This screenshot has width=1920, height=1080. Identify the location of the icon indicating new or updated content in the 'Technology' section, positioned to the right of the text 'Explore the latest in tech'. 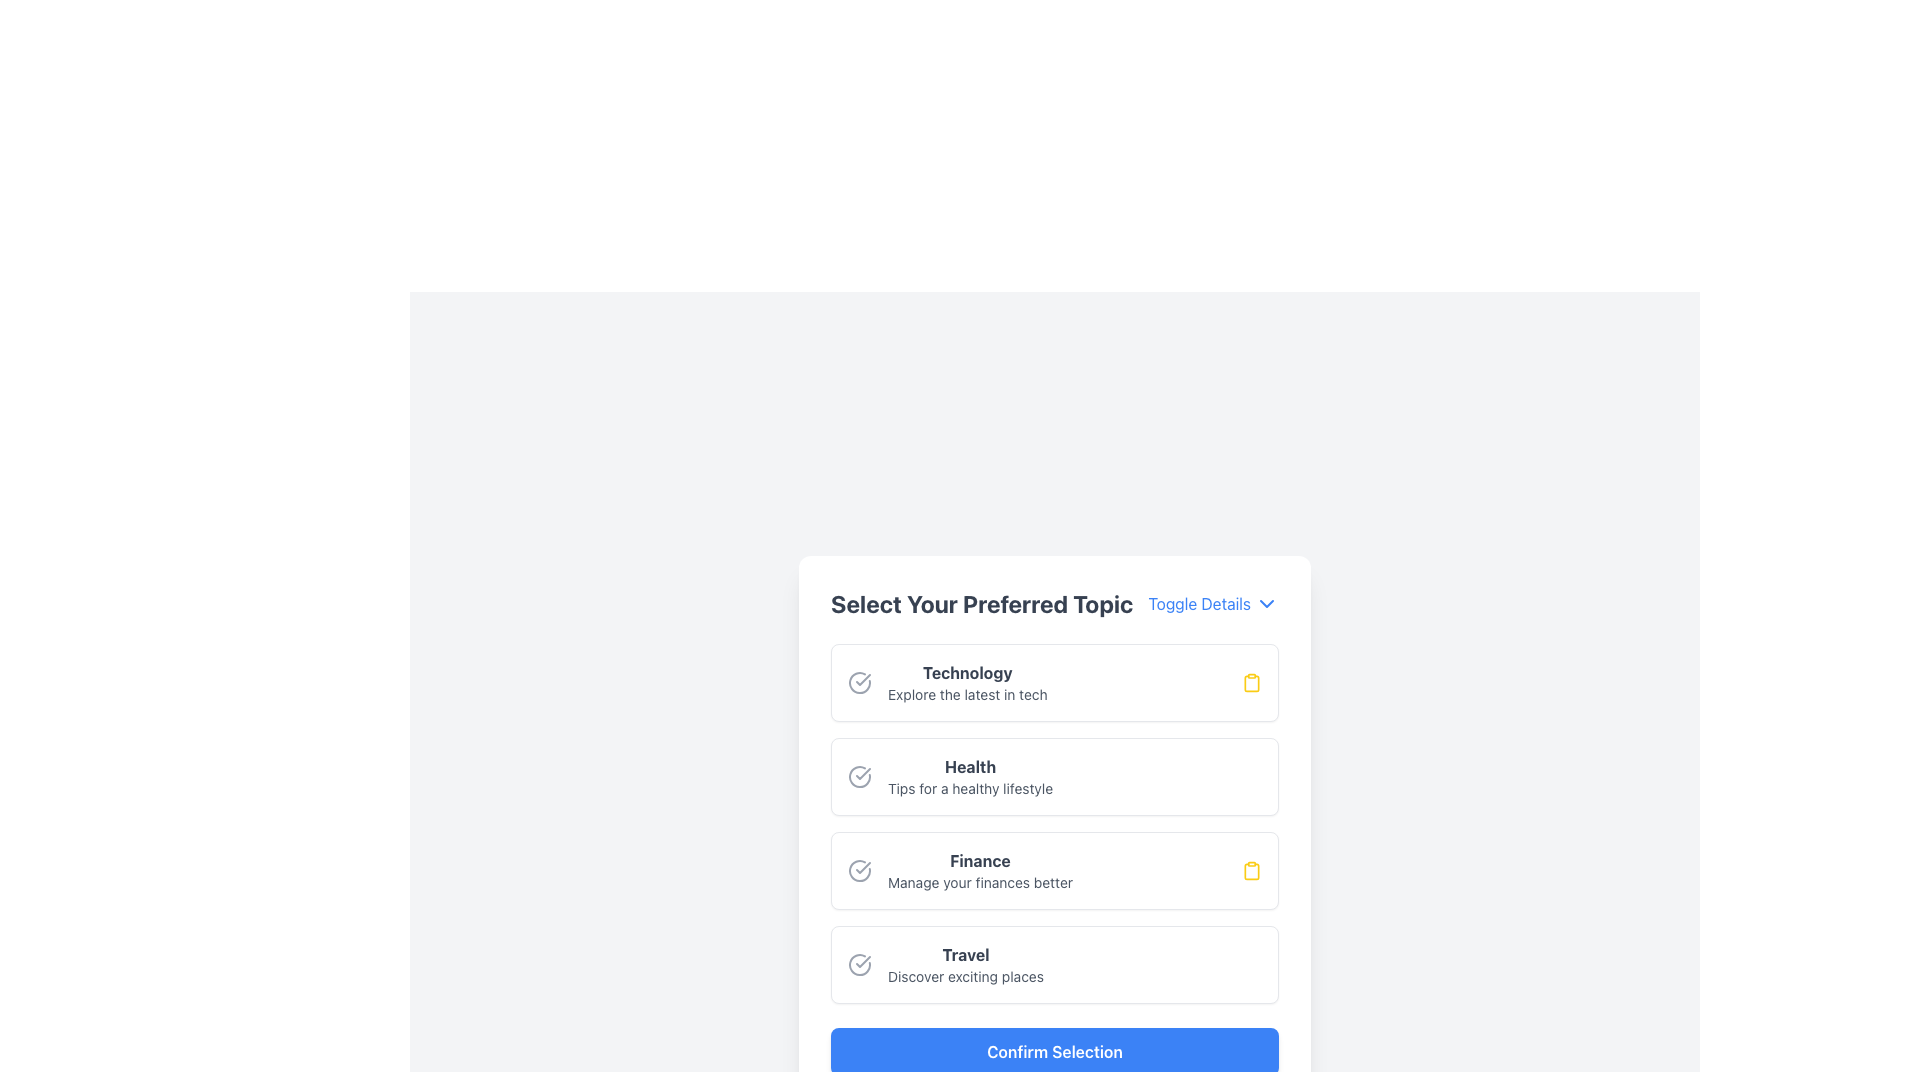
(1251, 681).